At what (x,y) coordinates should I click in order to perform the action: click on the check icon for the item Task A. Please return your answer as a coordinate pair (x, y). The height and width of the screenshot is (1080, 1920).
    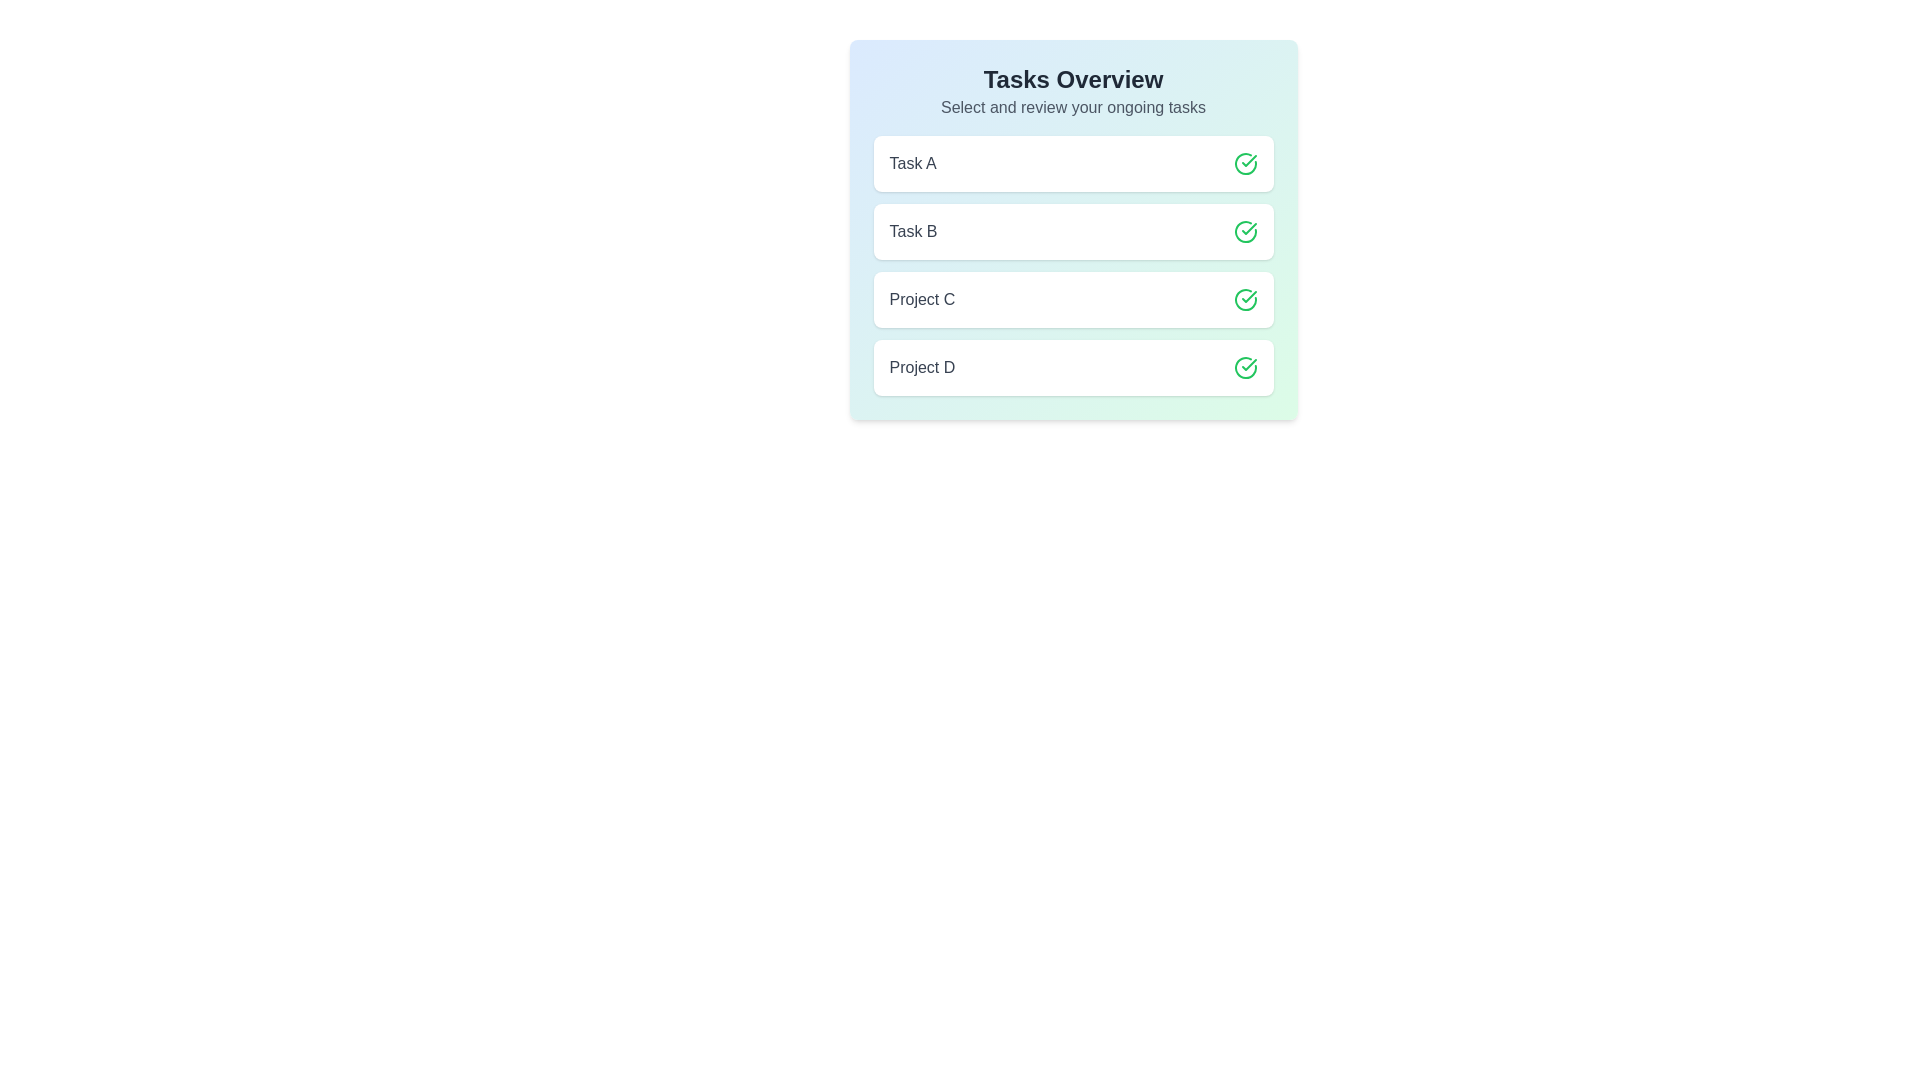
    Looking at the image, I should click on (1244, 163).